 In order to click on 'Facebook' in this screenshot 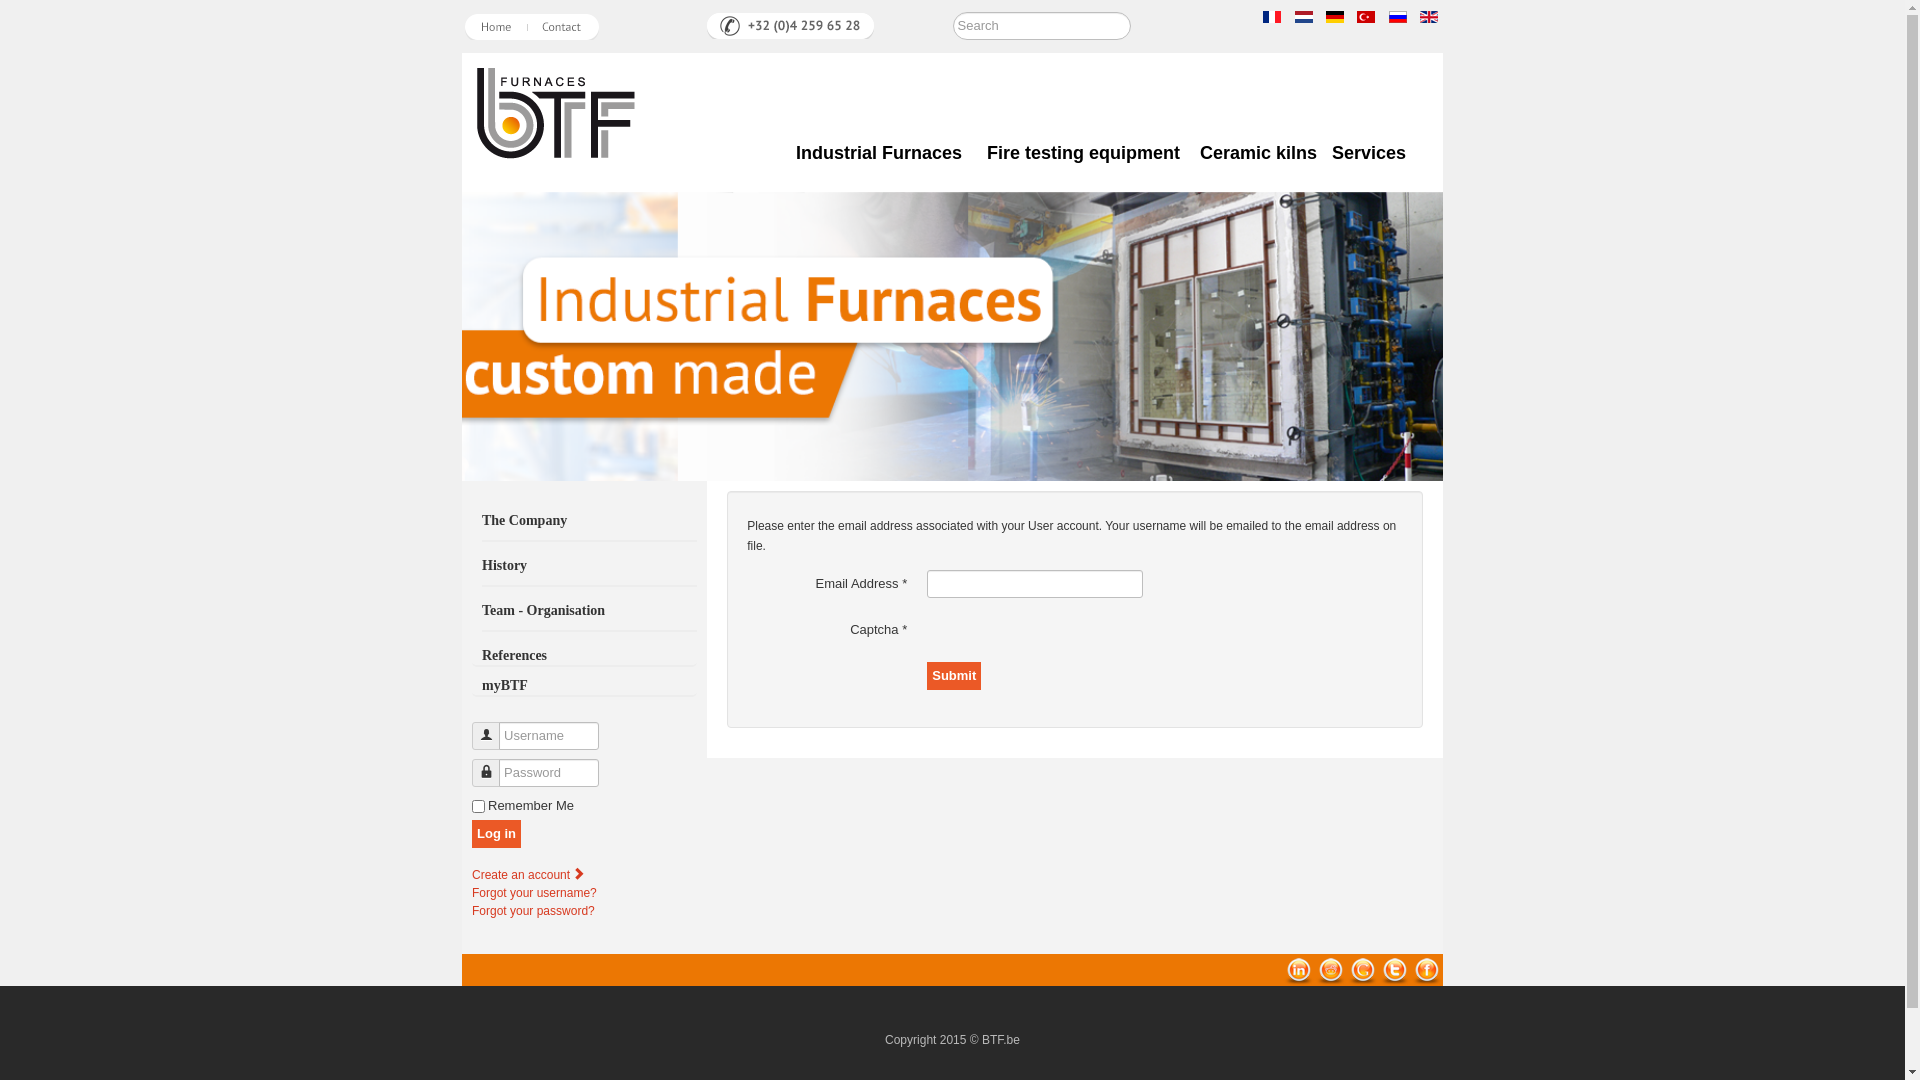, I will do `click(1425, 968)`.